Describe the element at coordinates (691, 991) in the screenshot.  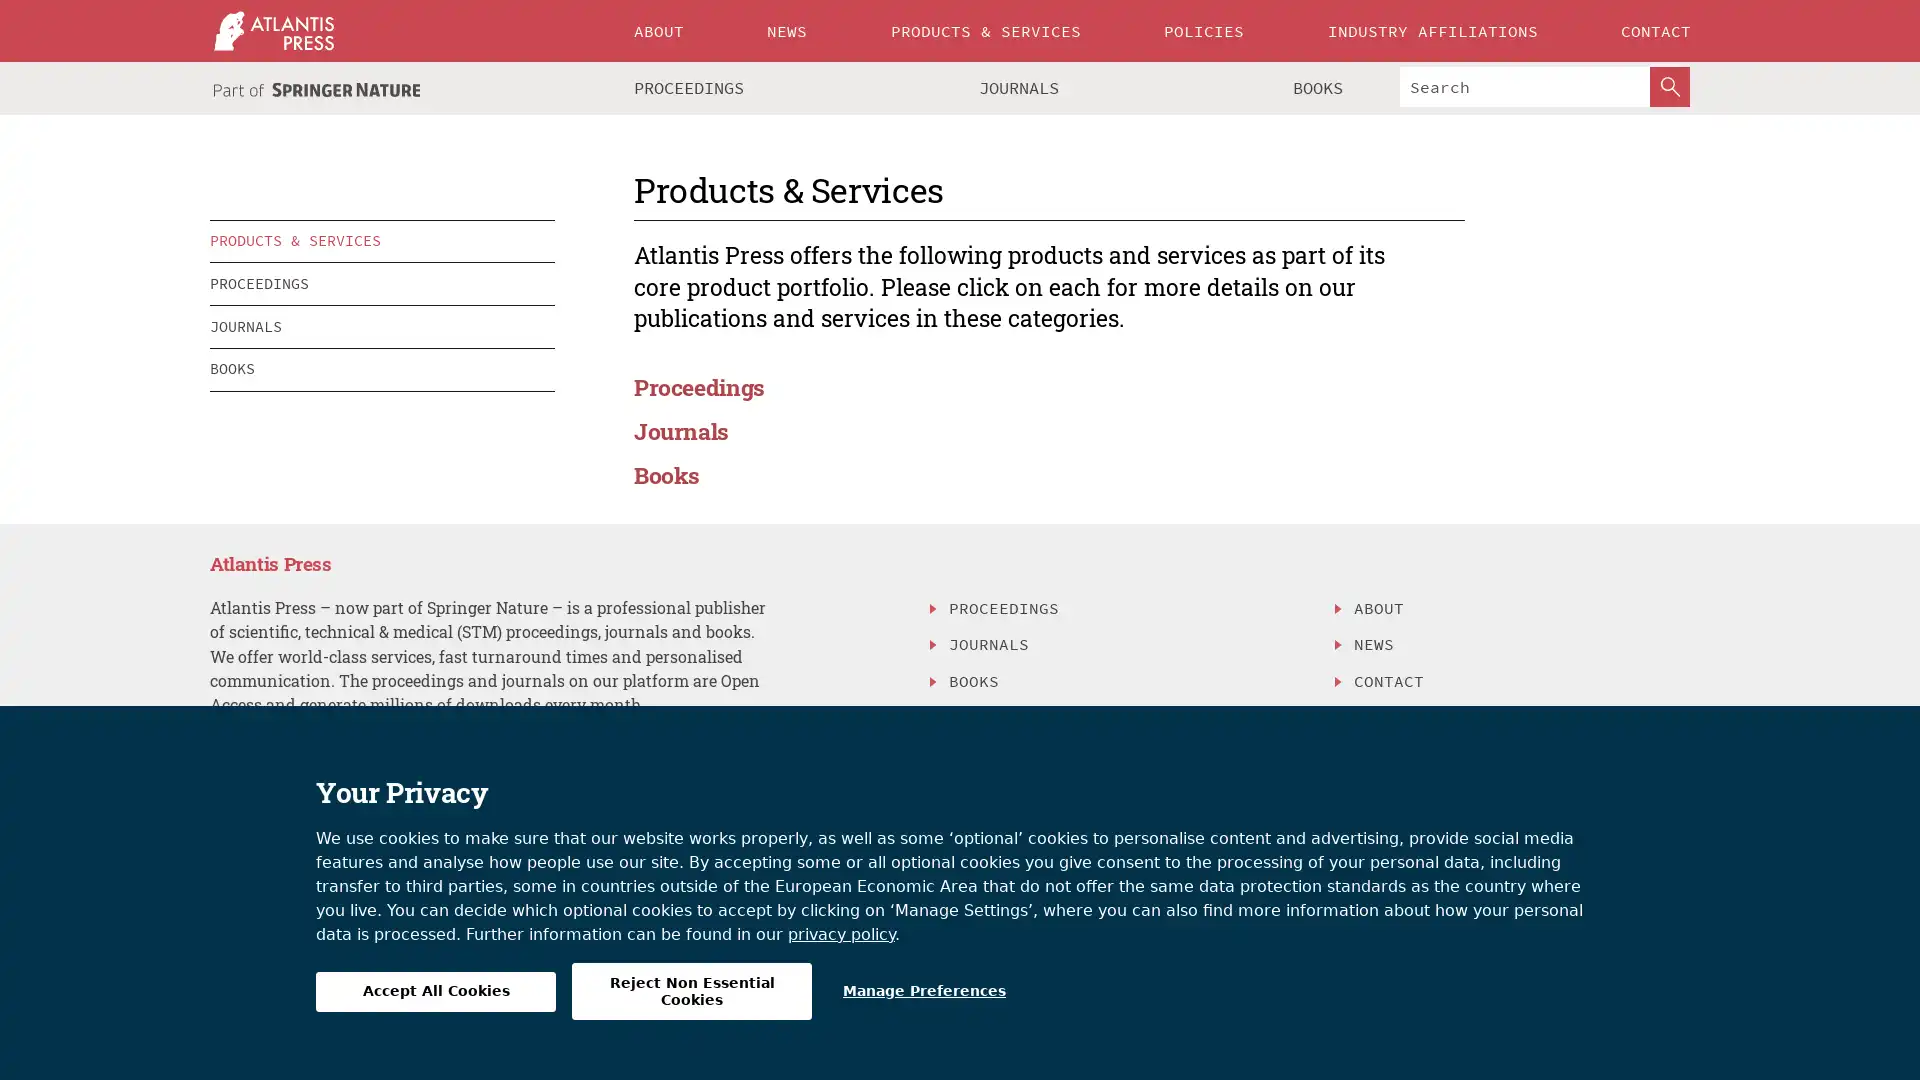
I see `Reject Non Essential Cookies` at that location.